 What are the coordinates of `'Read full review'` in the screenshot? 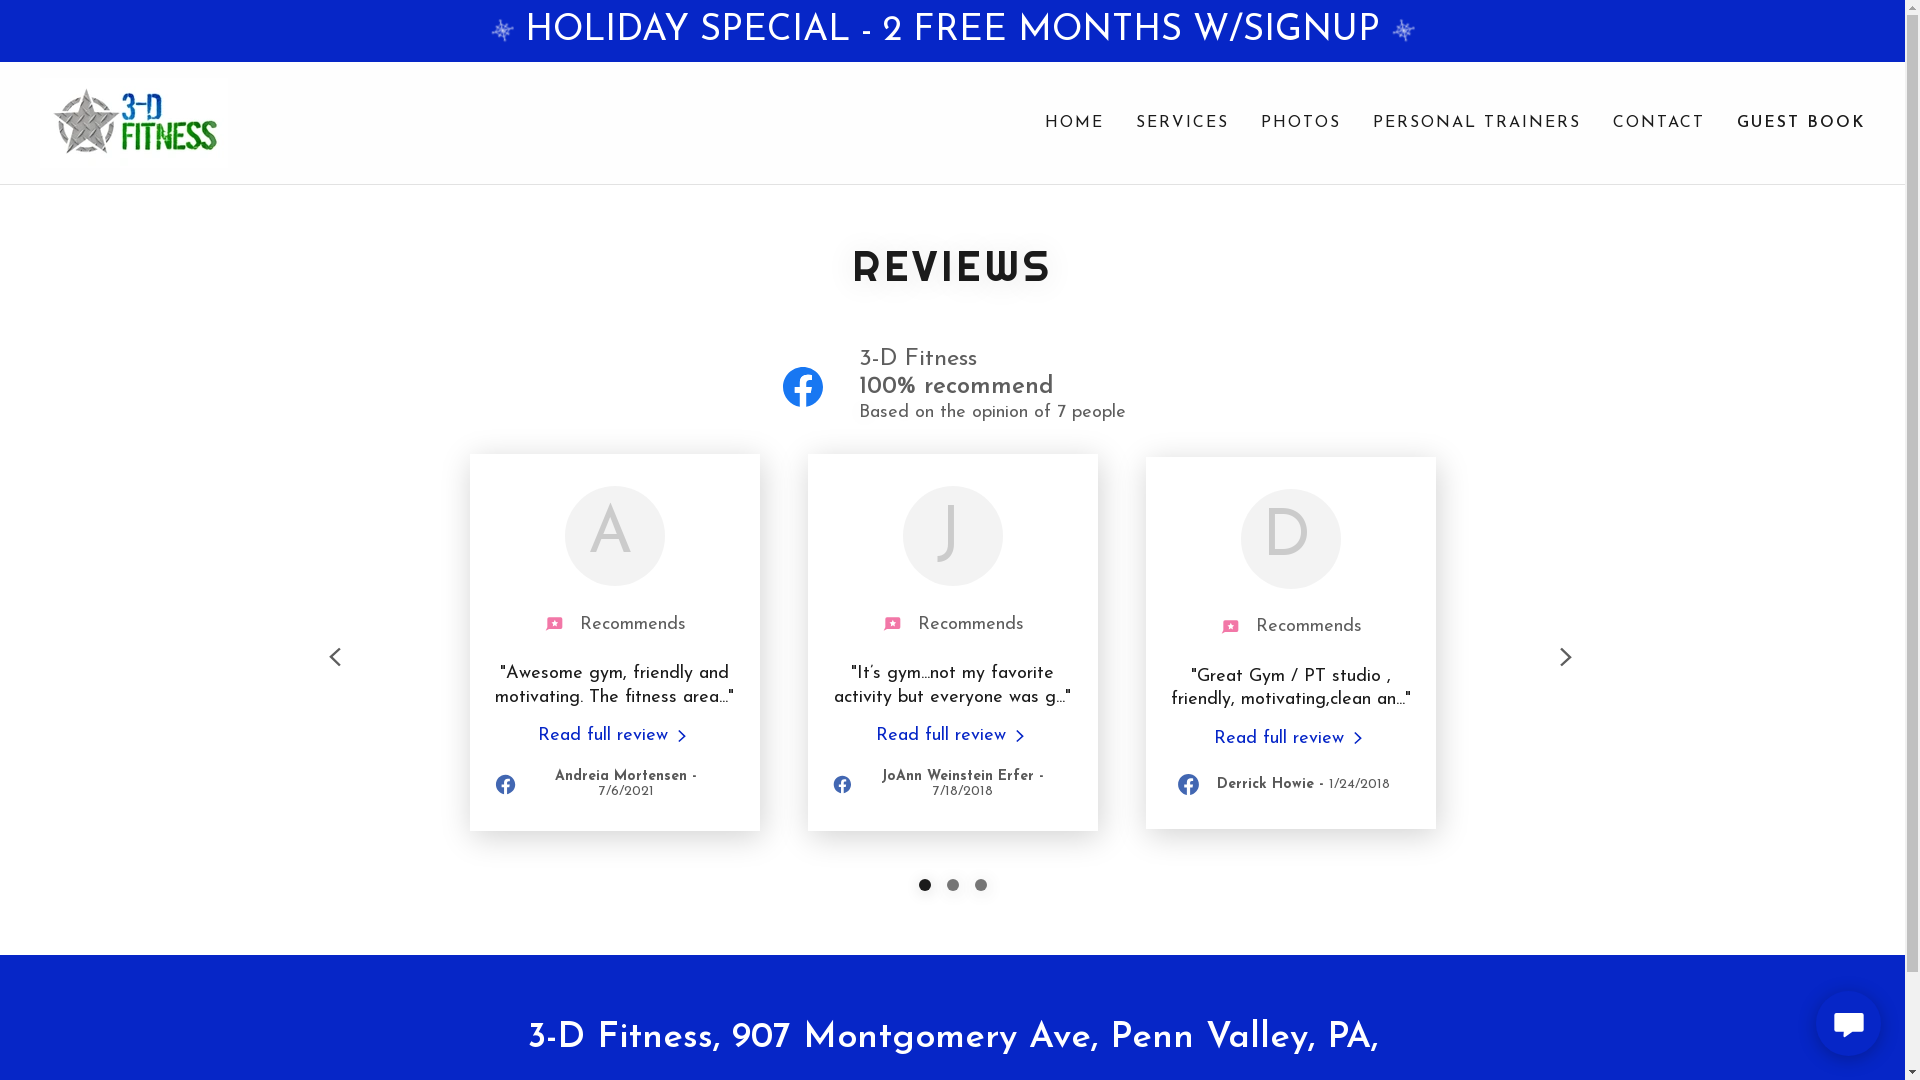 It's located at (613, 735).